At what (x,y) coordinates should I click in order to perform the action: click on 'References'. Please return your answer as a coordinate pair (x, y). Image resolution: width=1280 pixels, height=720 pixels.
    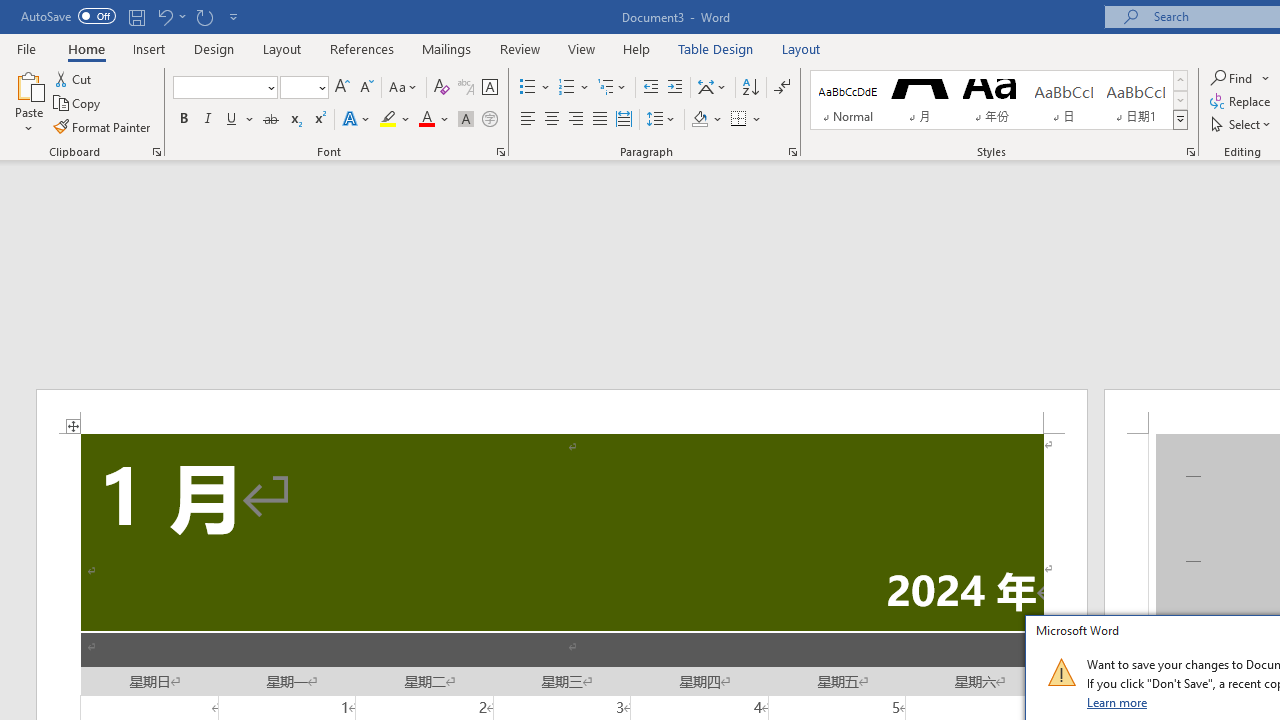
    Looking at the image, I should click on (362, 48).